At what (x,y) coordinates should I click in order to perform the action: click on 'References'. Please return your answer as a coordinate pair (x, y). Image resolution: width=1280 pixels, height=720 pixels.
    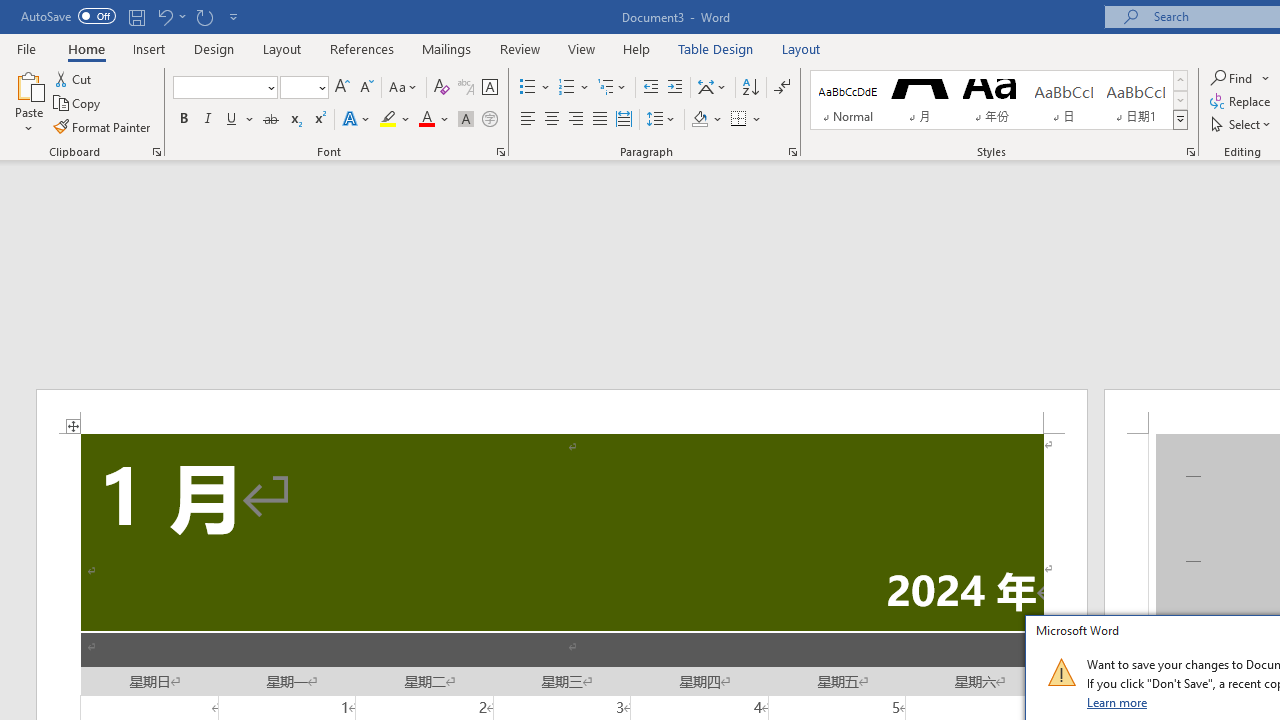
    Looking at the image, I should click on (362, 48).